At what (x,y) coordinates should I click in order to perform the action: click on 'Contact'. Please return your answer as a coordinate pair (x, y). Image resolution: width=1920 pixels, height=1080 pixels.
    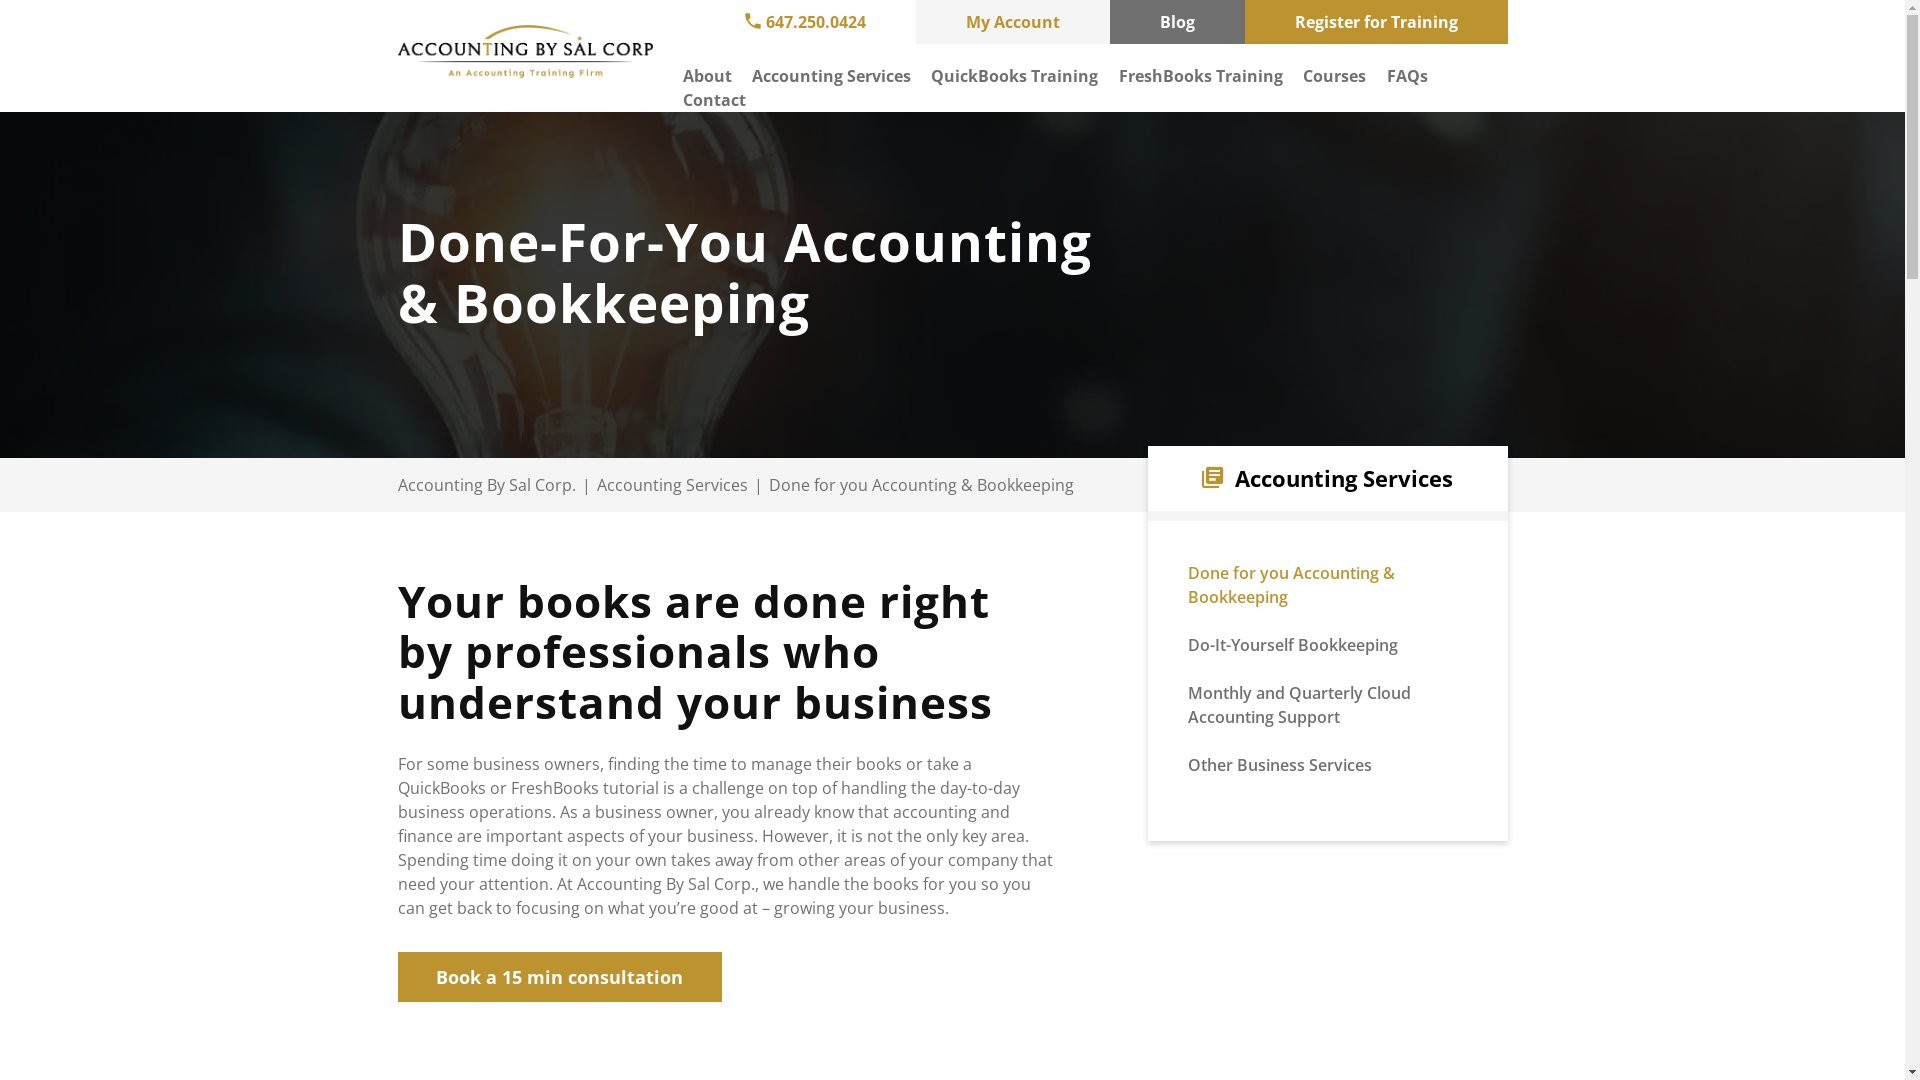
    Looking at the image, I should click on (713, 100).